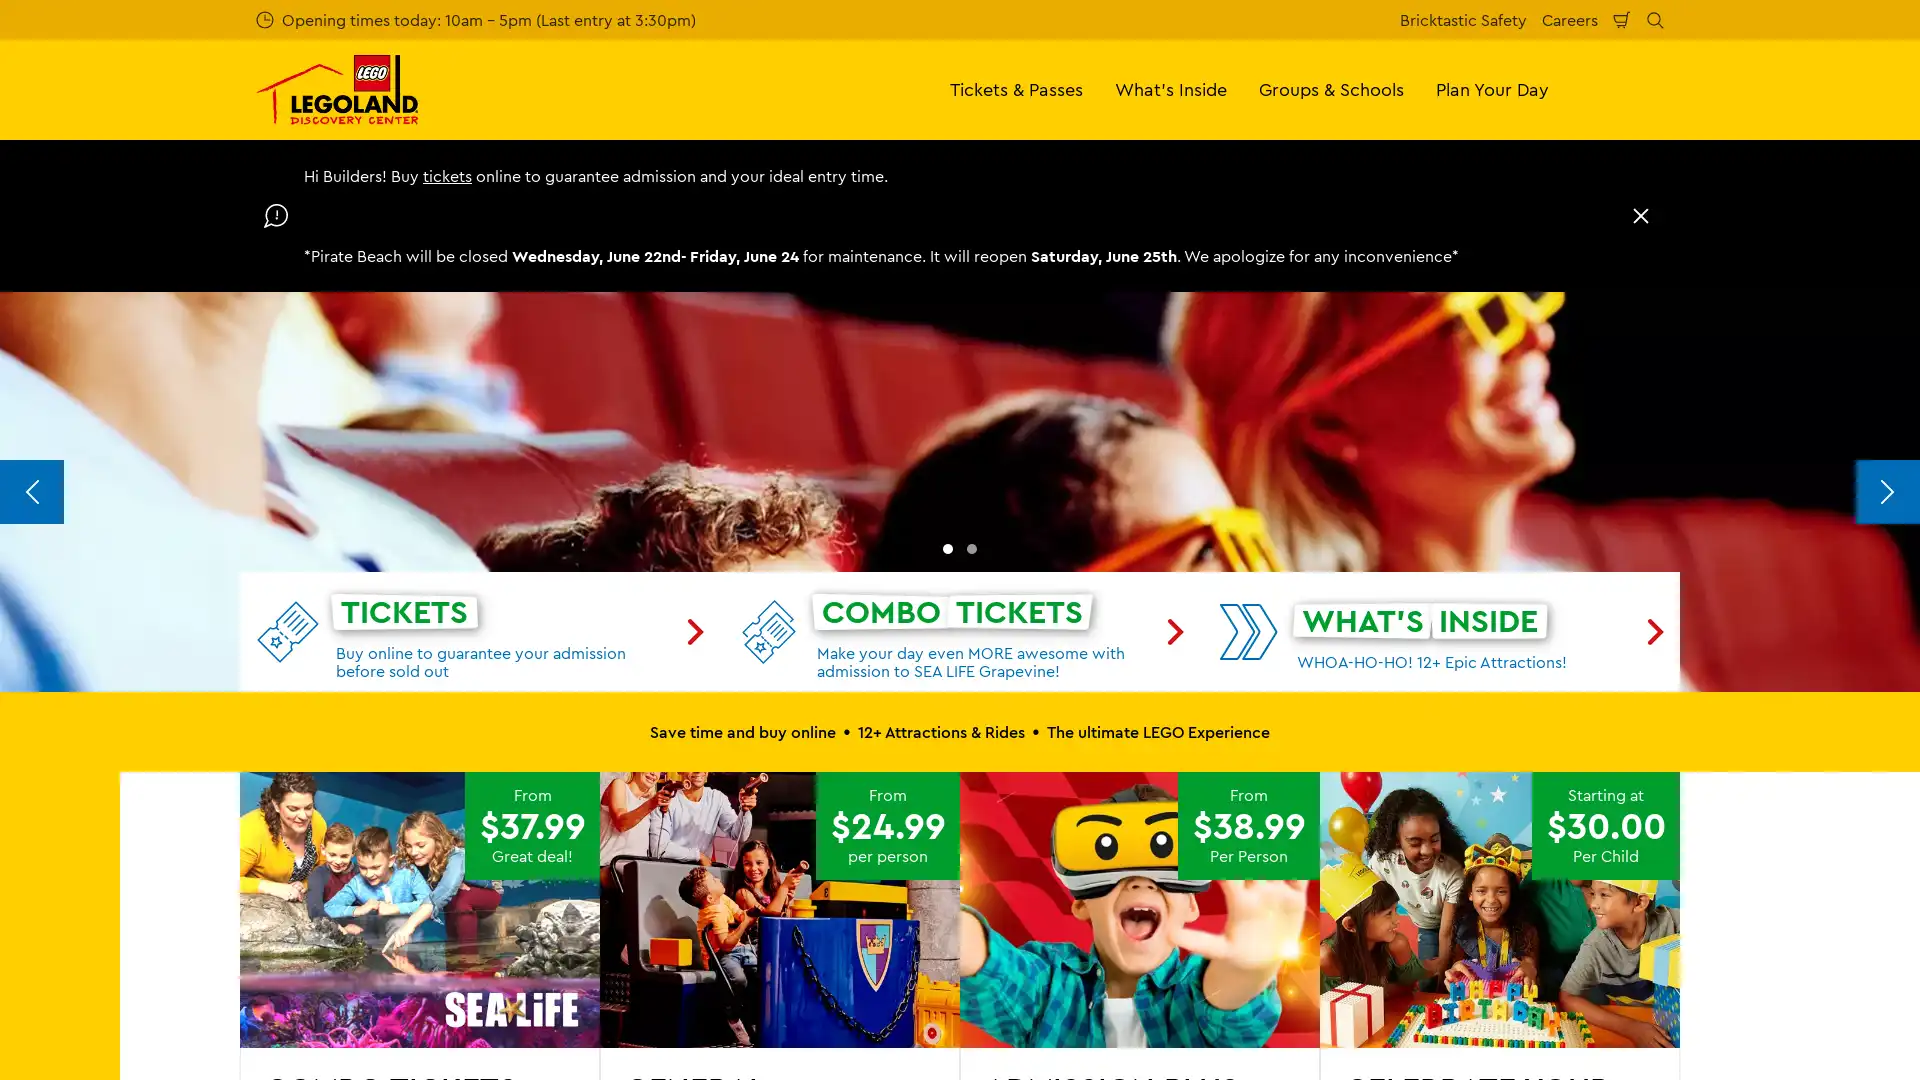 Image resolution: width=1920 pixels, height=1080 pixels. What do you see at coordinates (1622, 19) in the screenshot?
I see `Shopping Cart` at bounding box center [1622, 19].